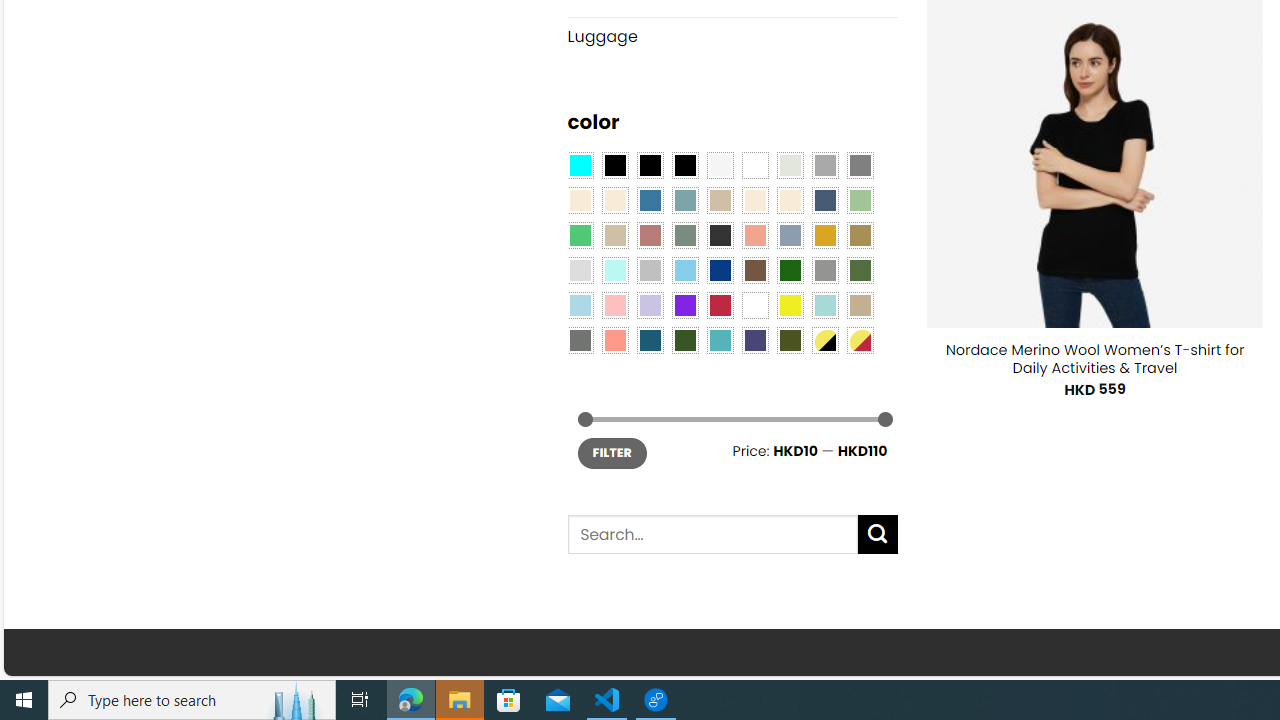 This screenshot has width=1280, height=720. I want to click on 'Red', so click(720, 305).